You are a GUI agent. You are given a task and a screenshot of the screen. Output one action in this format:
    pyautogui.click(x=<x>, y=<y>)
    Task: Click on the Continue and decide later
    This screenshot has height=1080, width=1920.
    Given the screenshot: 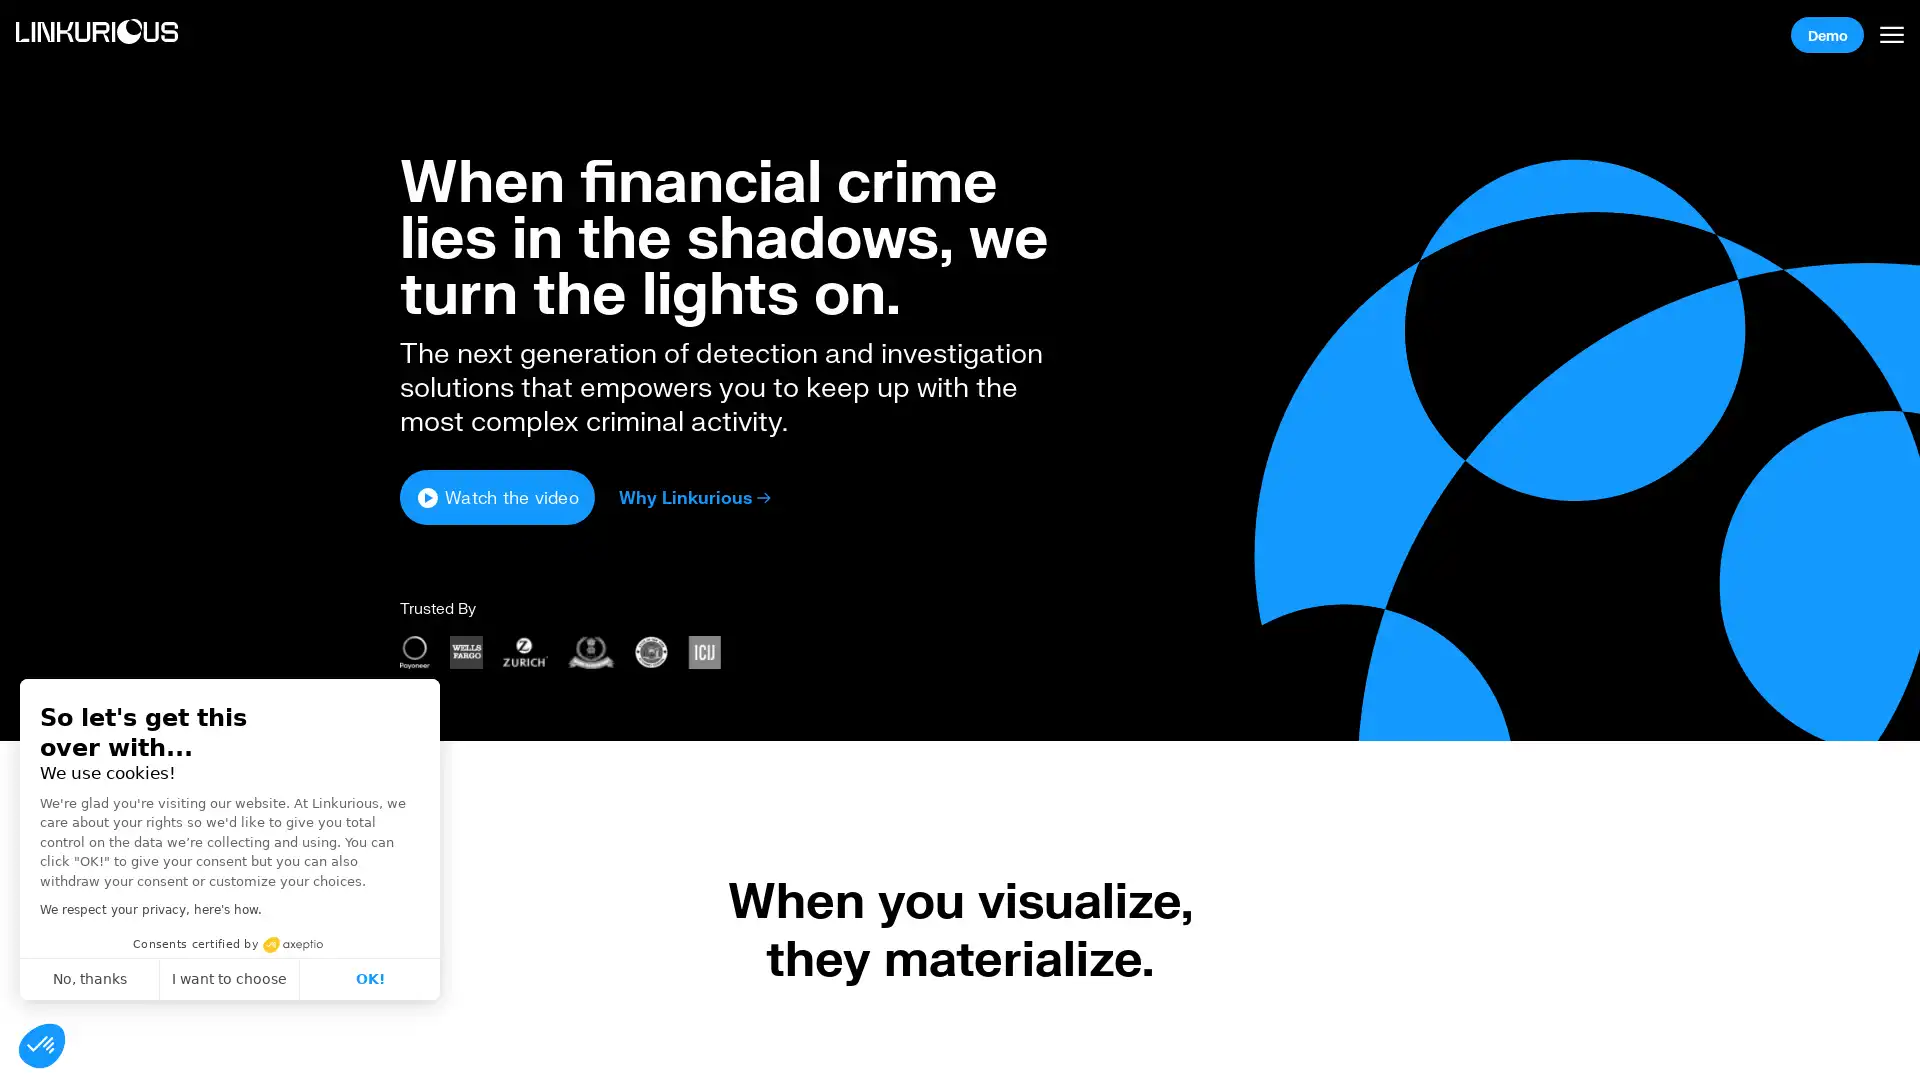 What is the action you would take?
    pyautogui.click(x=42, y=1044)
    